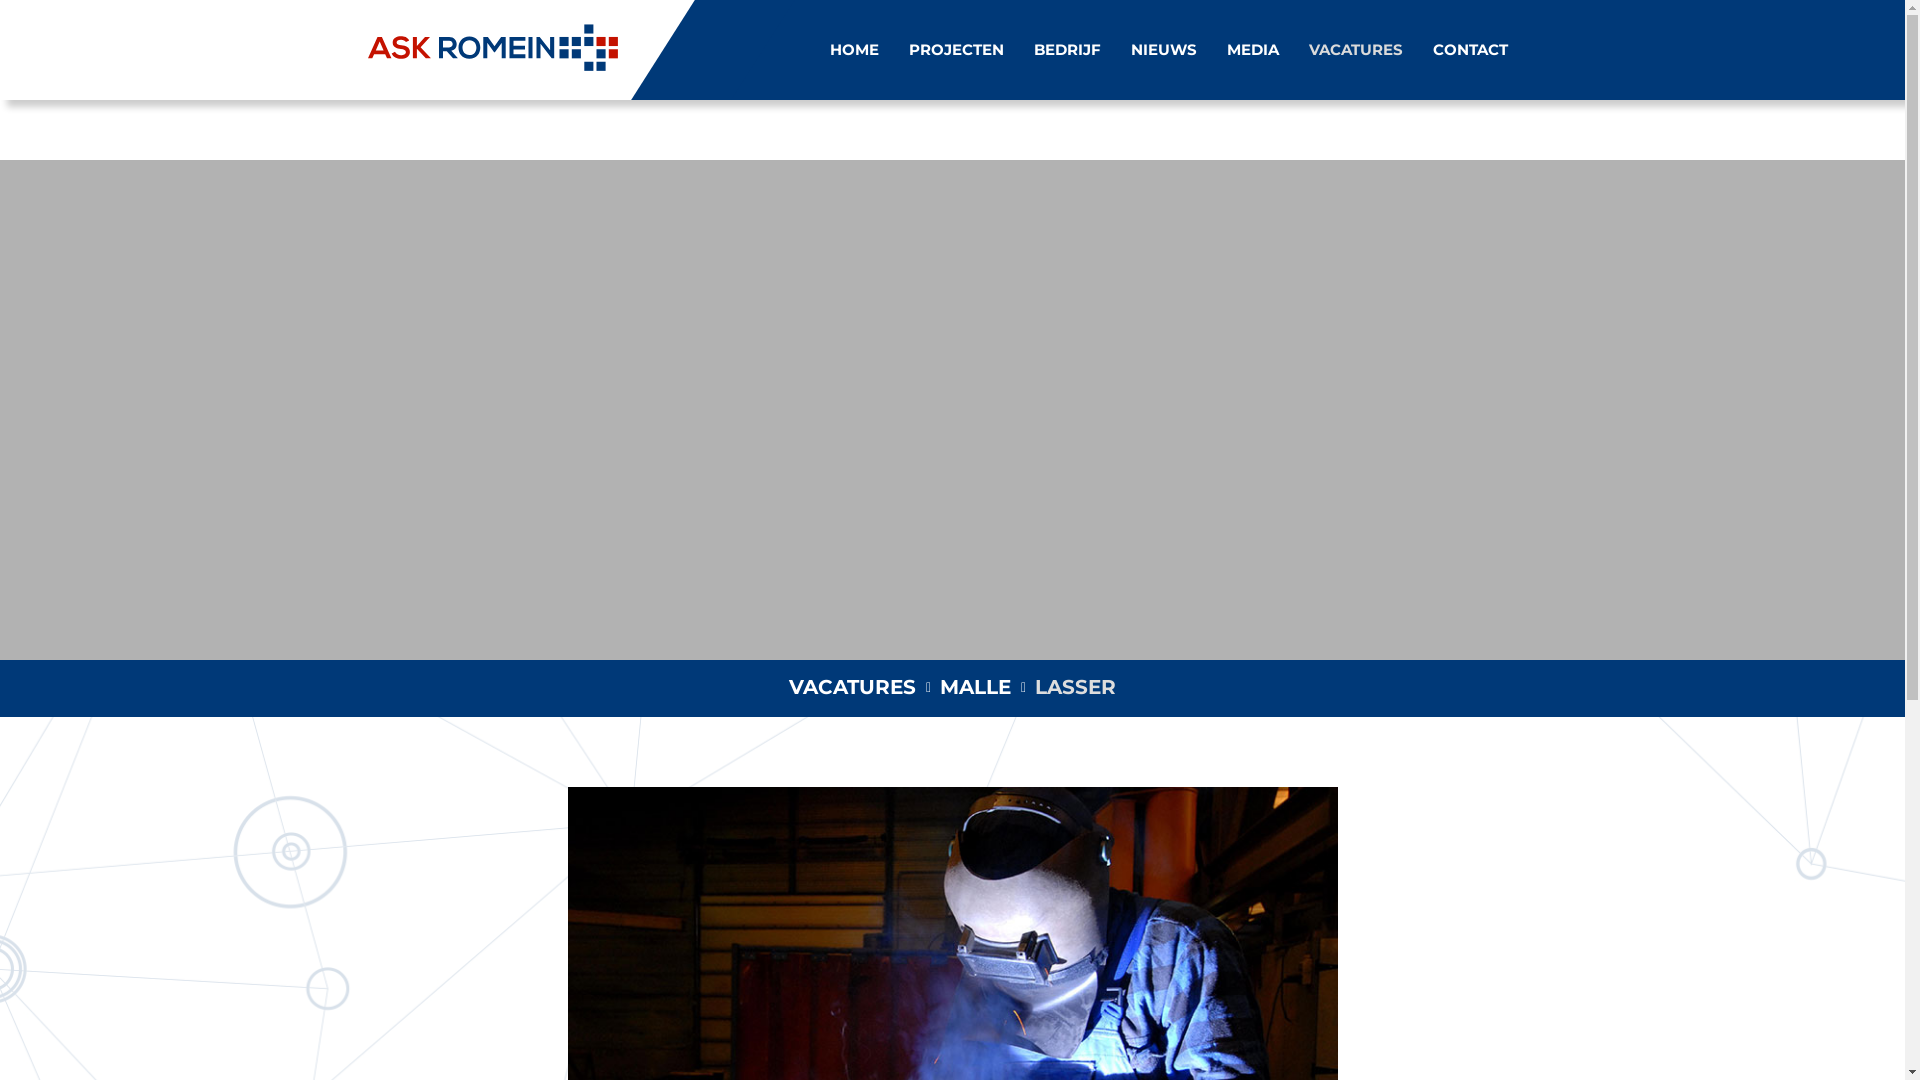 This screenshot has width=1920, height=1080. What do you see at coordinates (1251, 49) in the screenshot?
I see `'MEDIA'` at bounding box center [1251, 49].